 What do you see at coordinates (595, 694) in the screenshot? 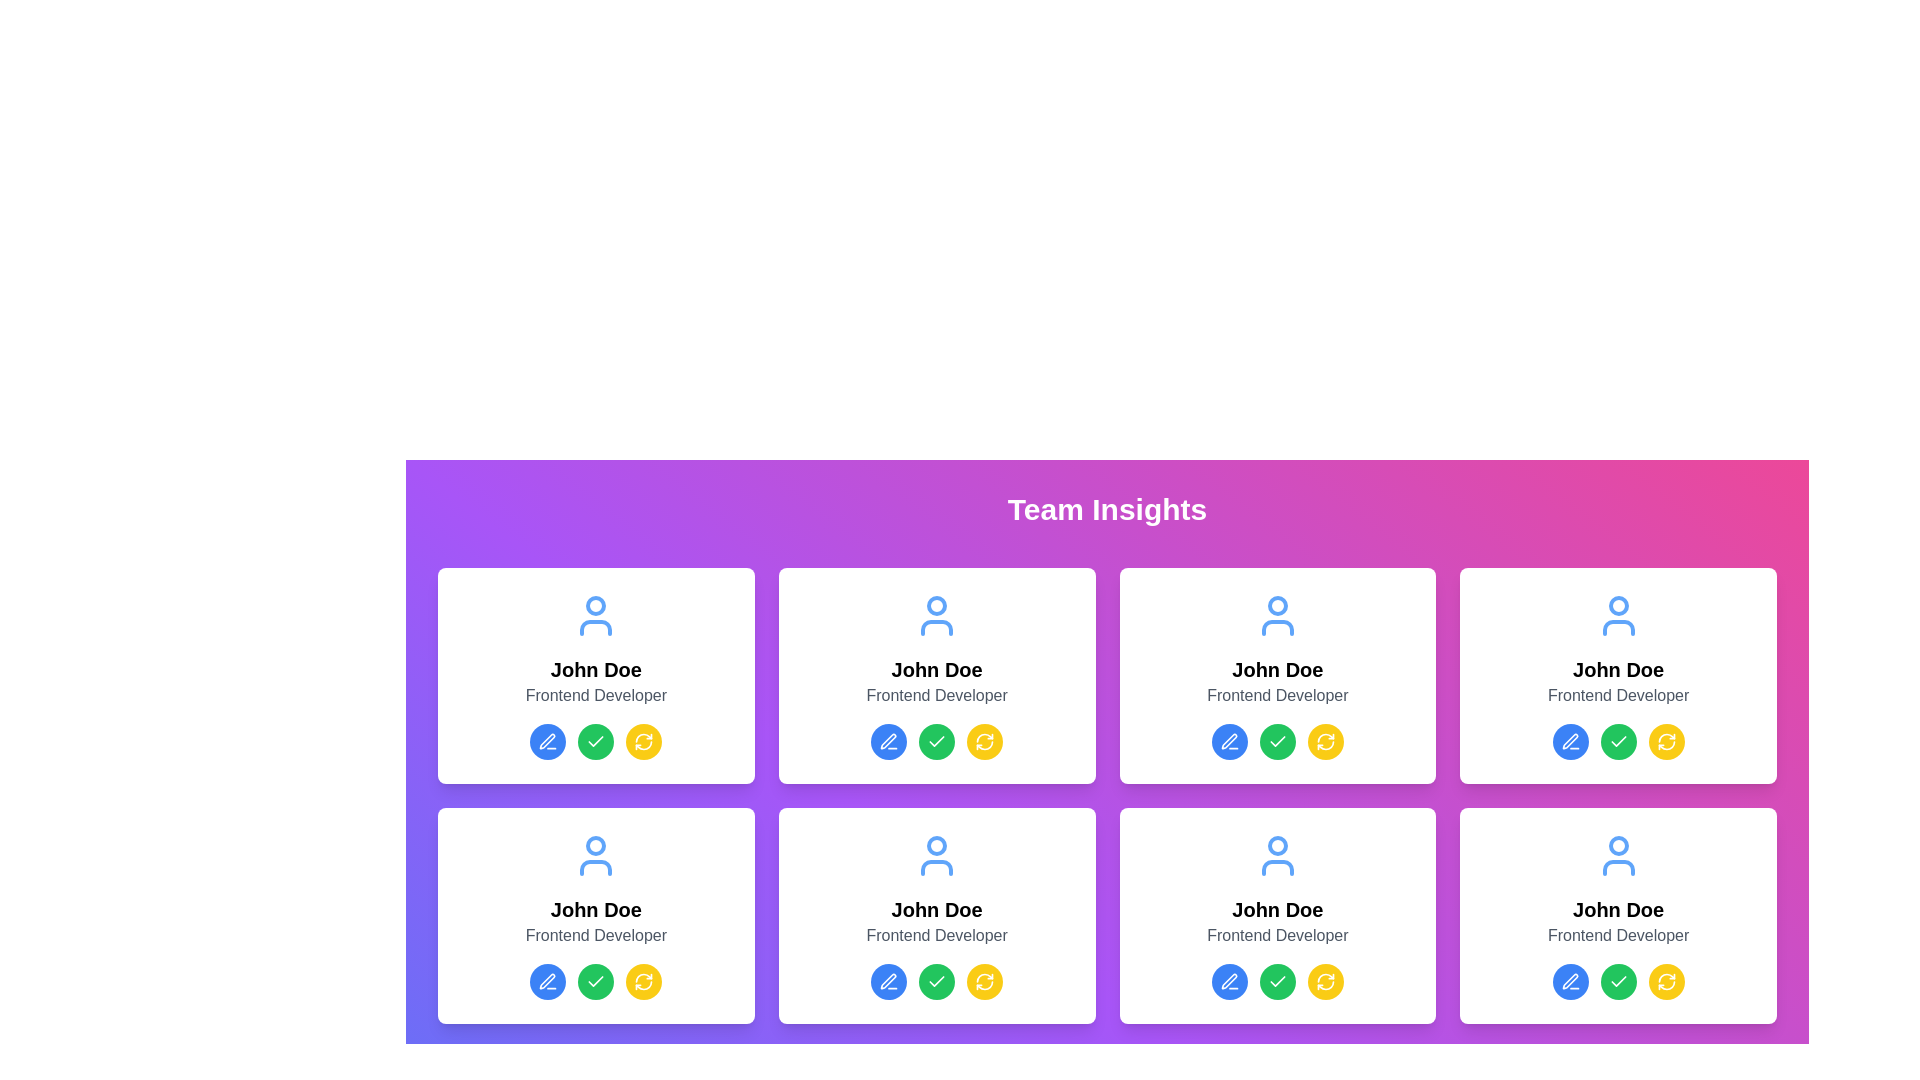
I see `the static text label indicating the role or title of the individual 'John Doe', located in the card layout beneath the bolded name` at bounding box center [595, 694].